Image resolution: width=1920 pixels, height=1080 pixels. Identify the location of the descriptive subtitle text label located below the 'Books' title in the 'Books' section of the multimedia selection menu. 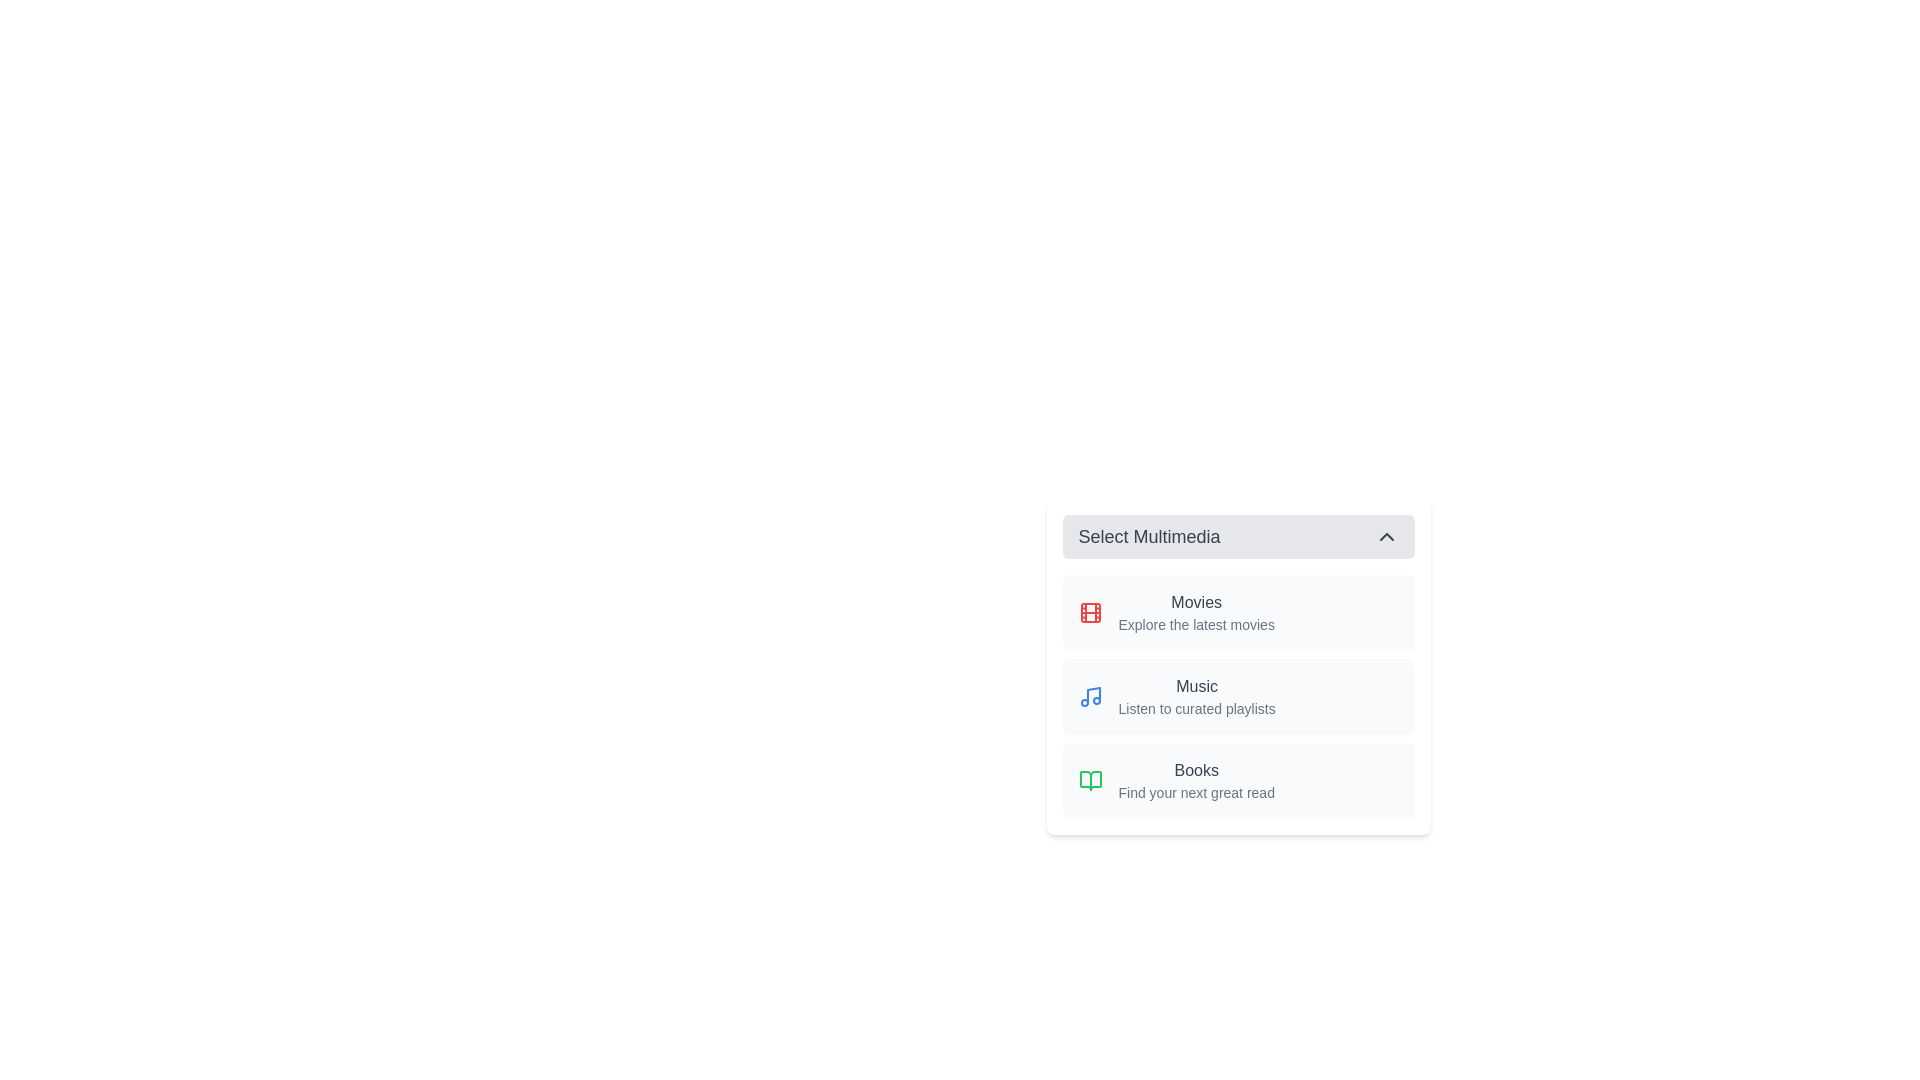
(1196, 792).